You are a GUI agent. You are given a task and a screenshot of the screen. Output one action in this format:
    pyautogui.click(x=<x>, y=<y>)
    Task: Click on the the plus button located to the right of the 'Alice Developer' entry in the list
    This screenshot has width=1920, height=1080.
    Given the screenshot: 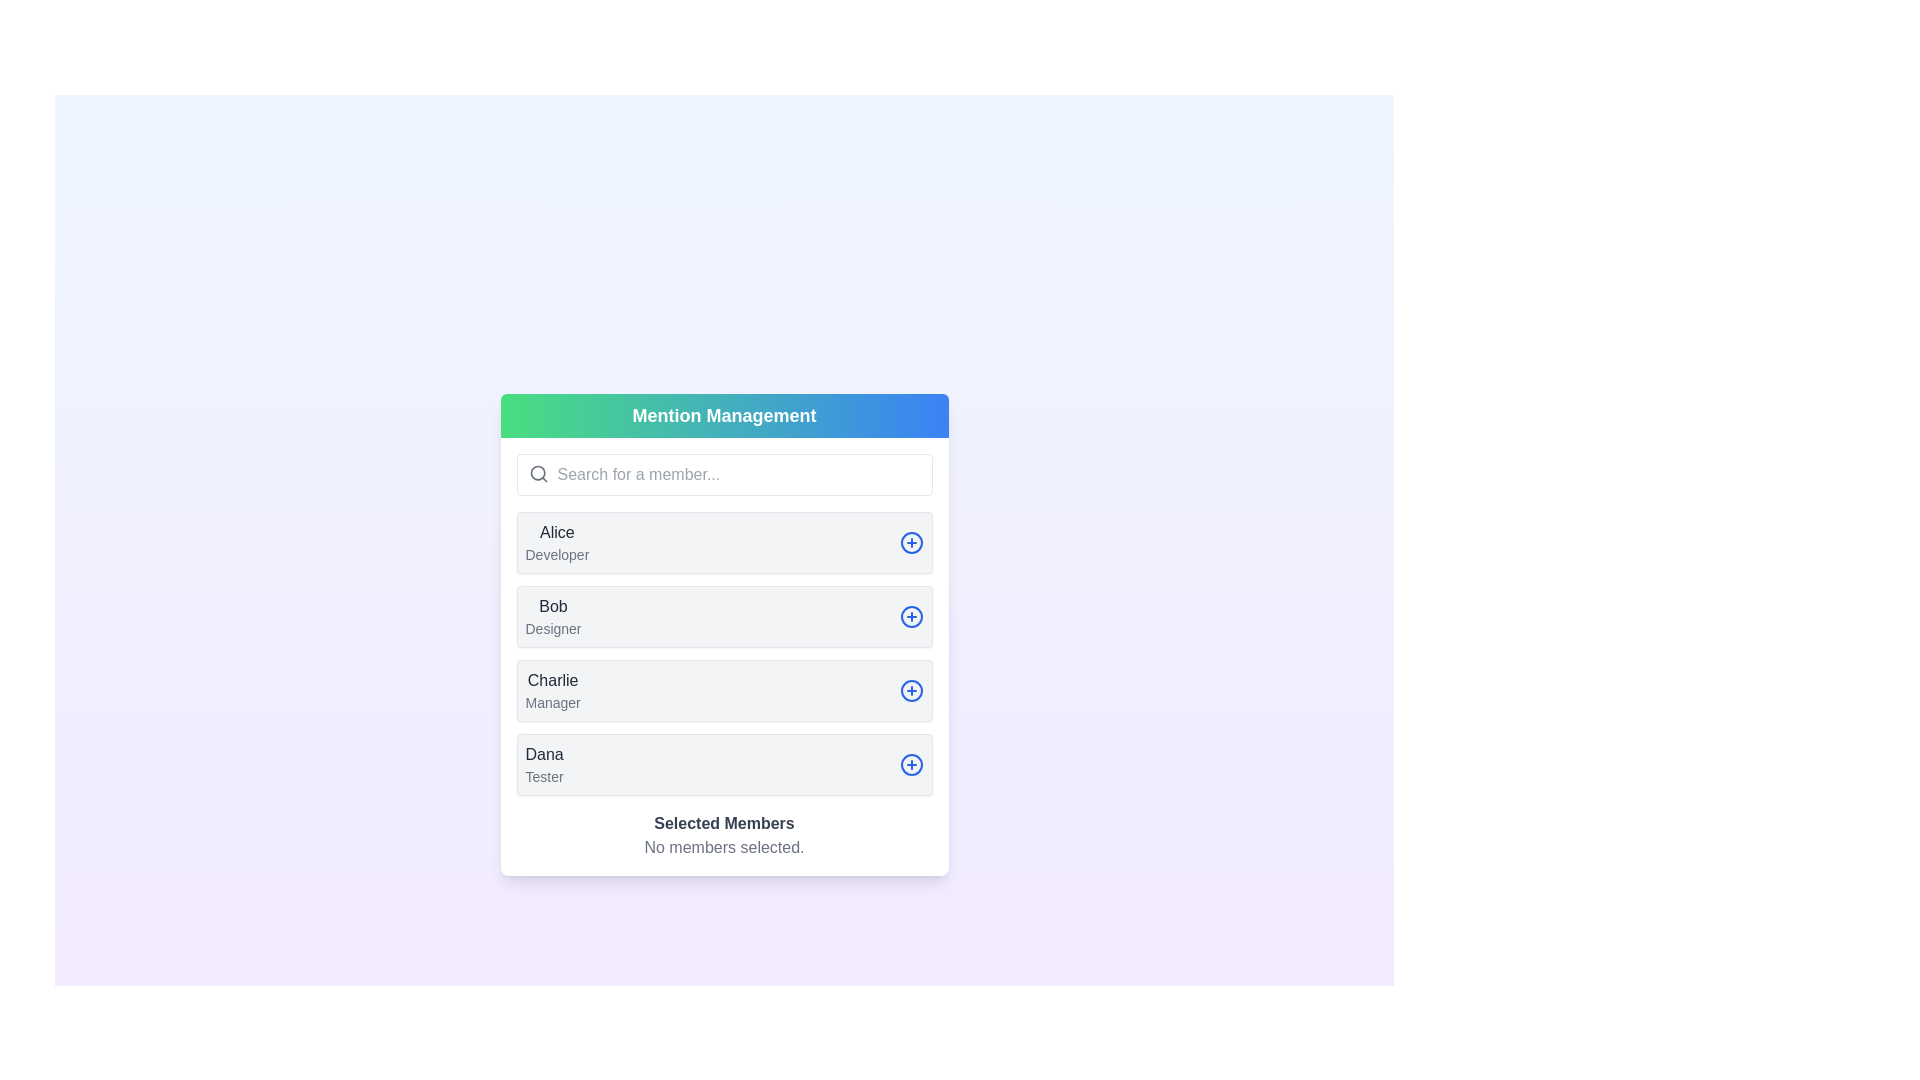 What is the action you would take?
    pyautogui.click(x=910, y=543)
    